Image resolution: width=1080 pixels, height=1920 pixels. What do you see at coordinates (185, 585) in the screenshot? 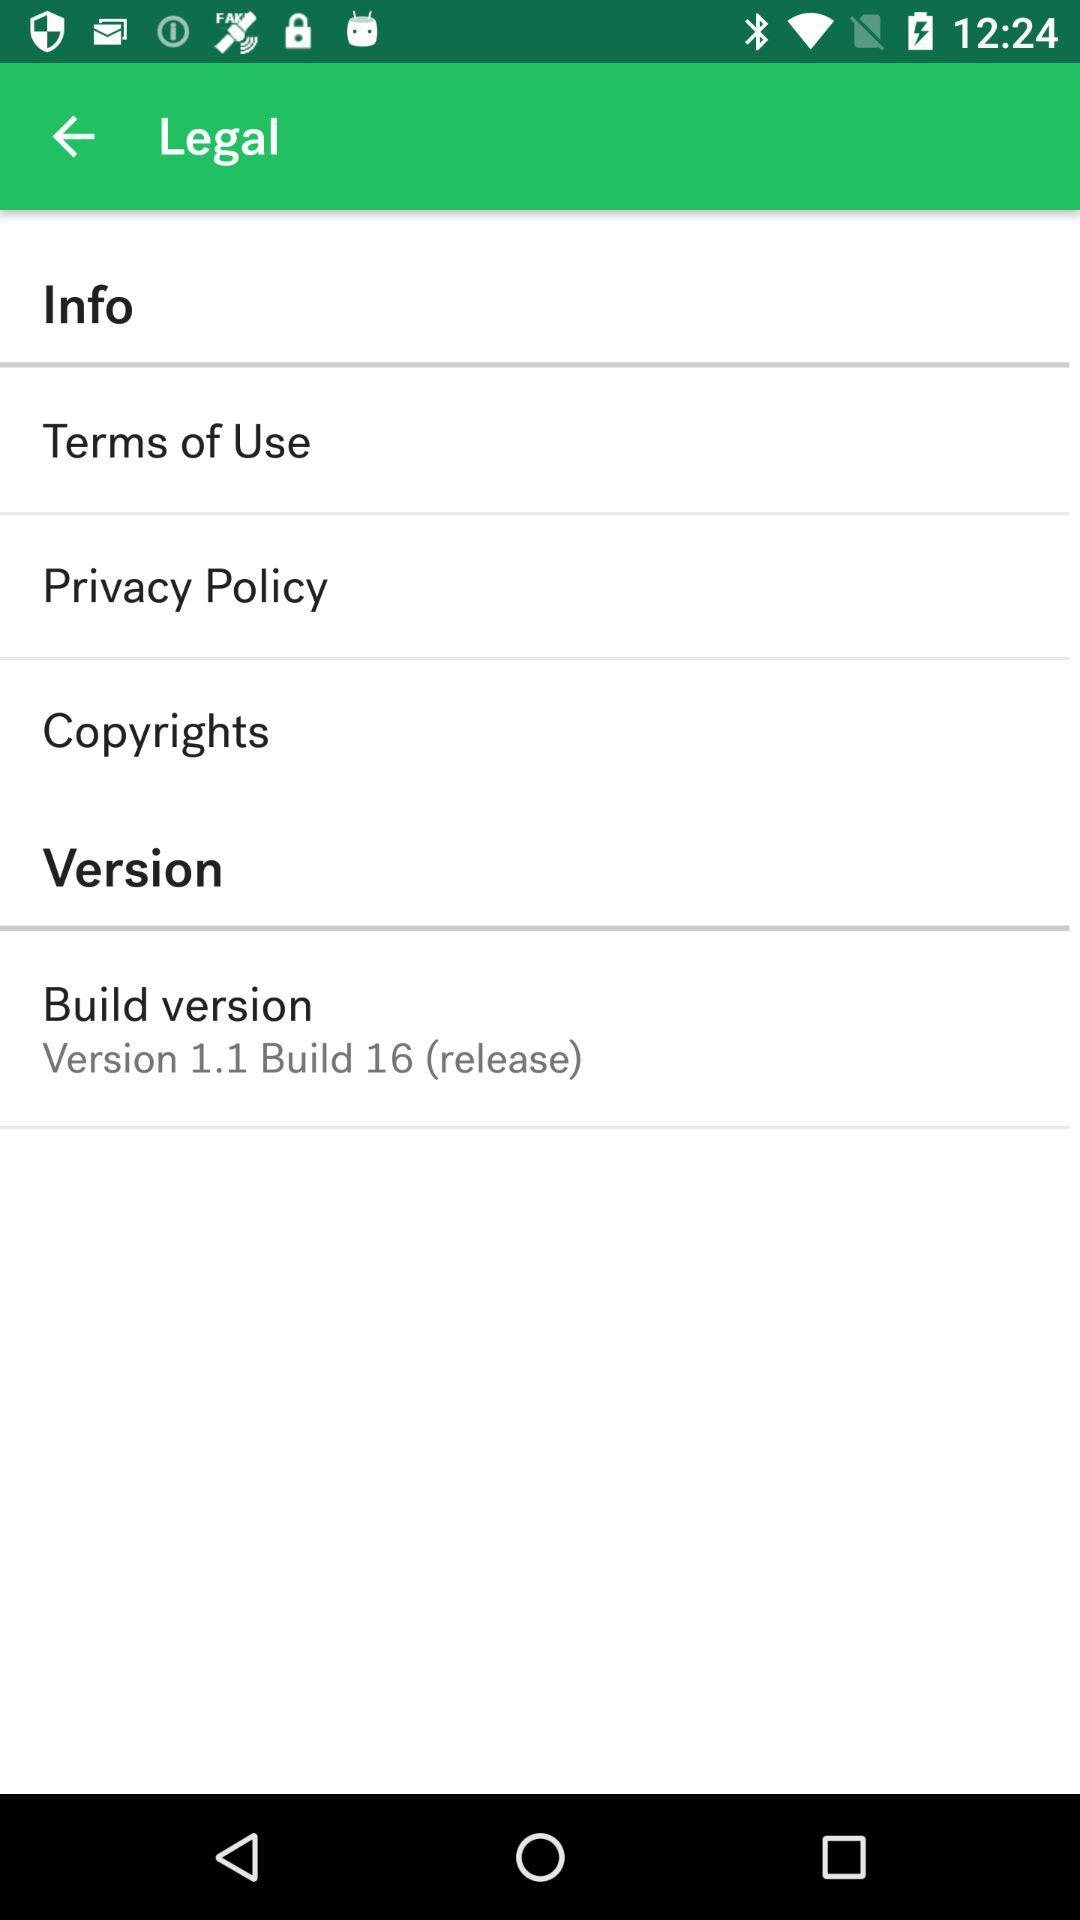
I see `privacy policy` at bounding box center [185, 585].